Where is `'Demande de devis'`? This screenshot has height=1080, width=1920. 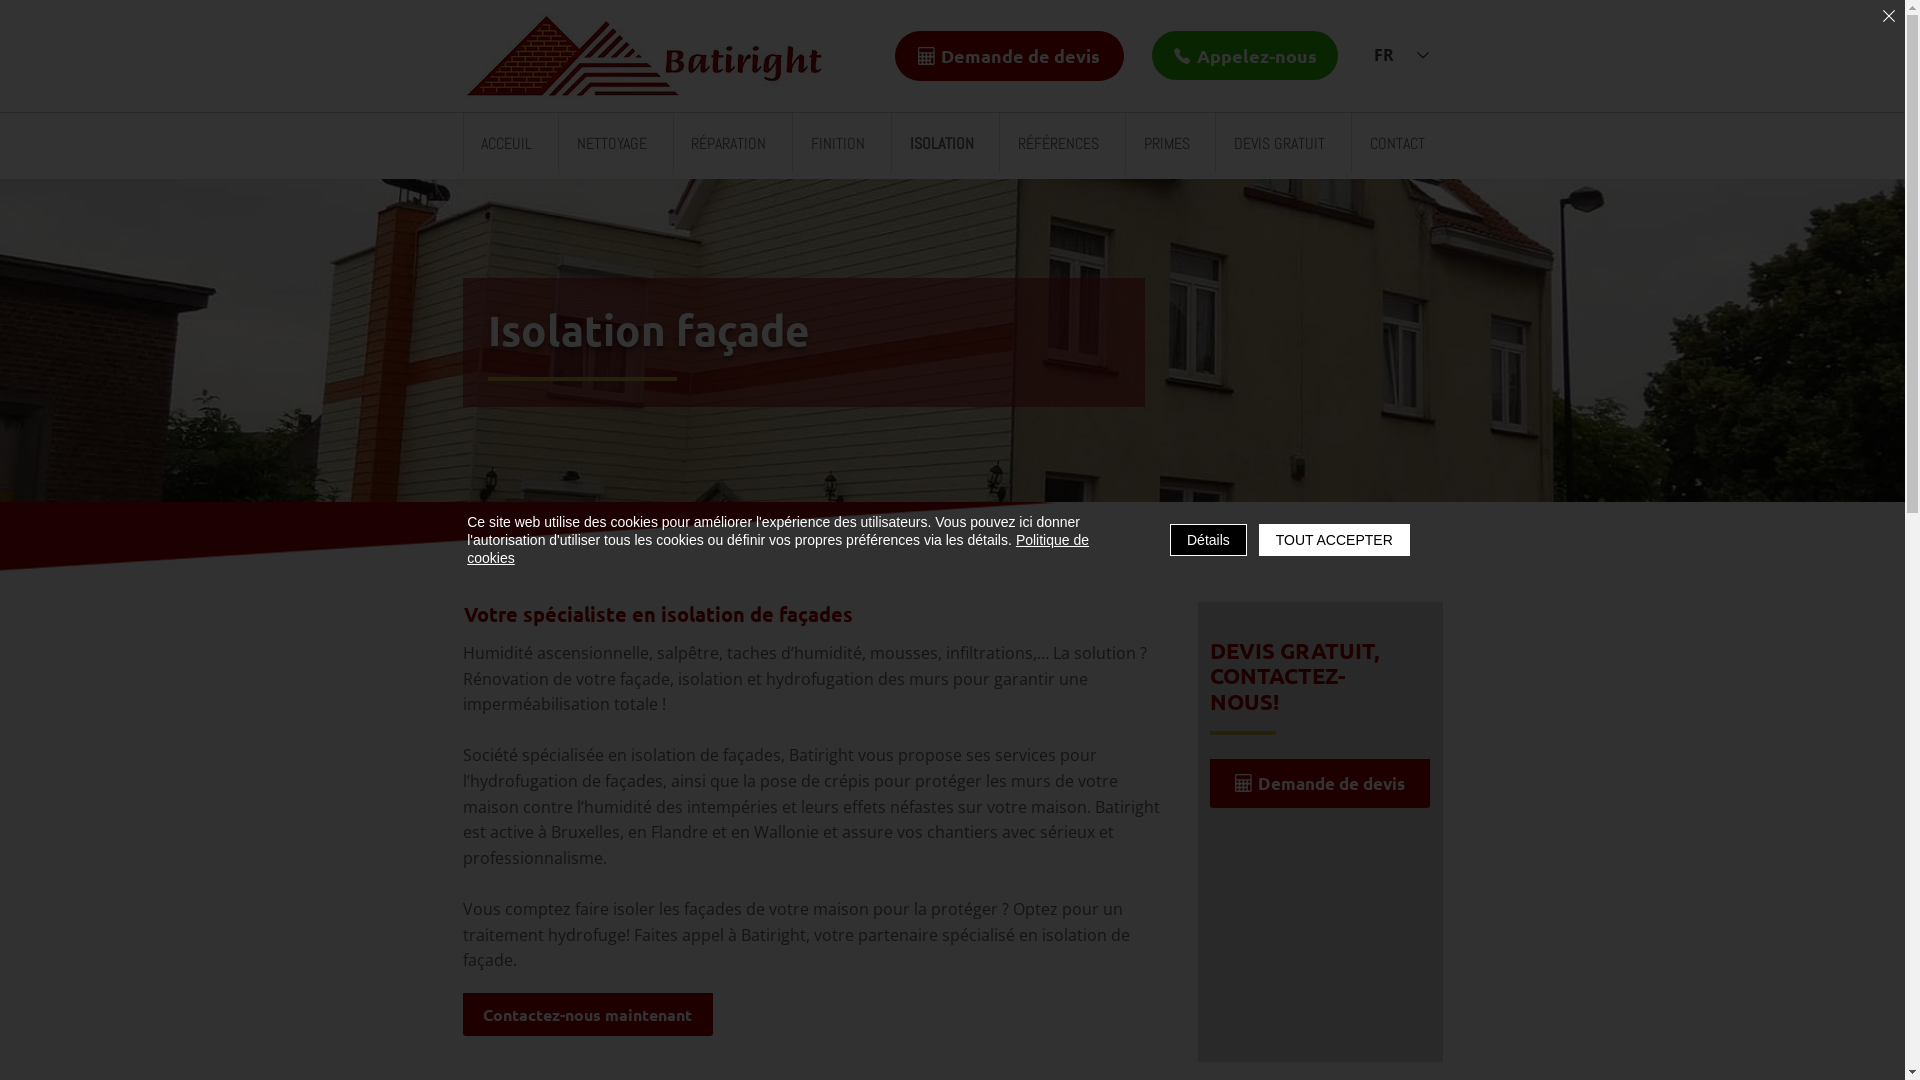 'Demande de devis' is located at coordinates (1008, 55).